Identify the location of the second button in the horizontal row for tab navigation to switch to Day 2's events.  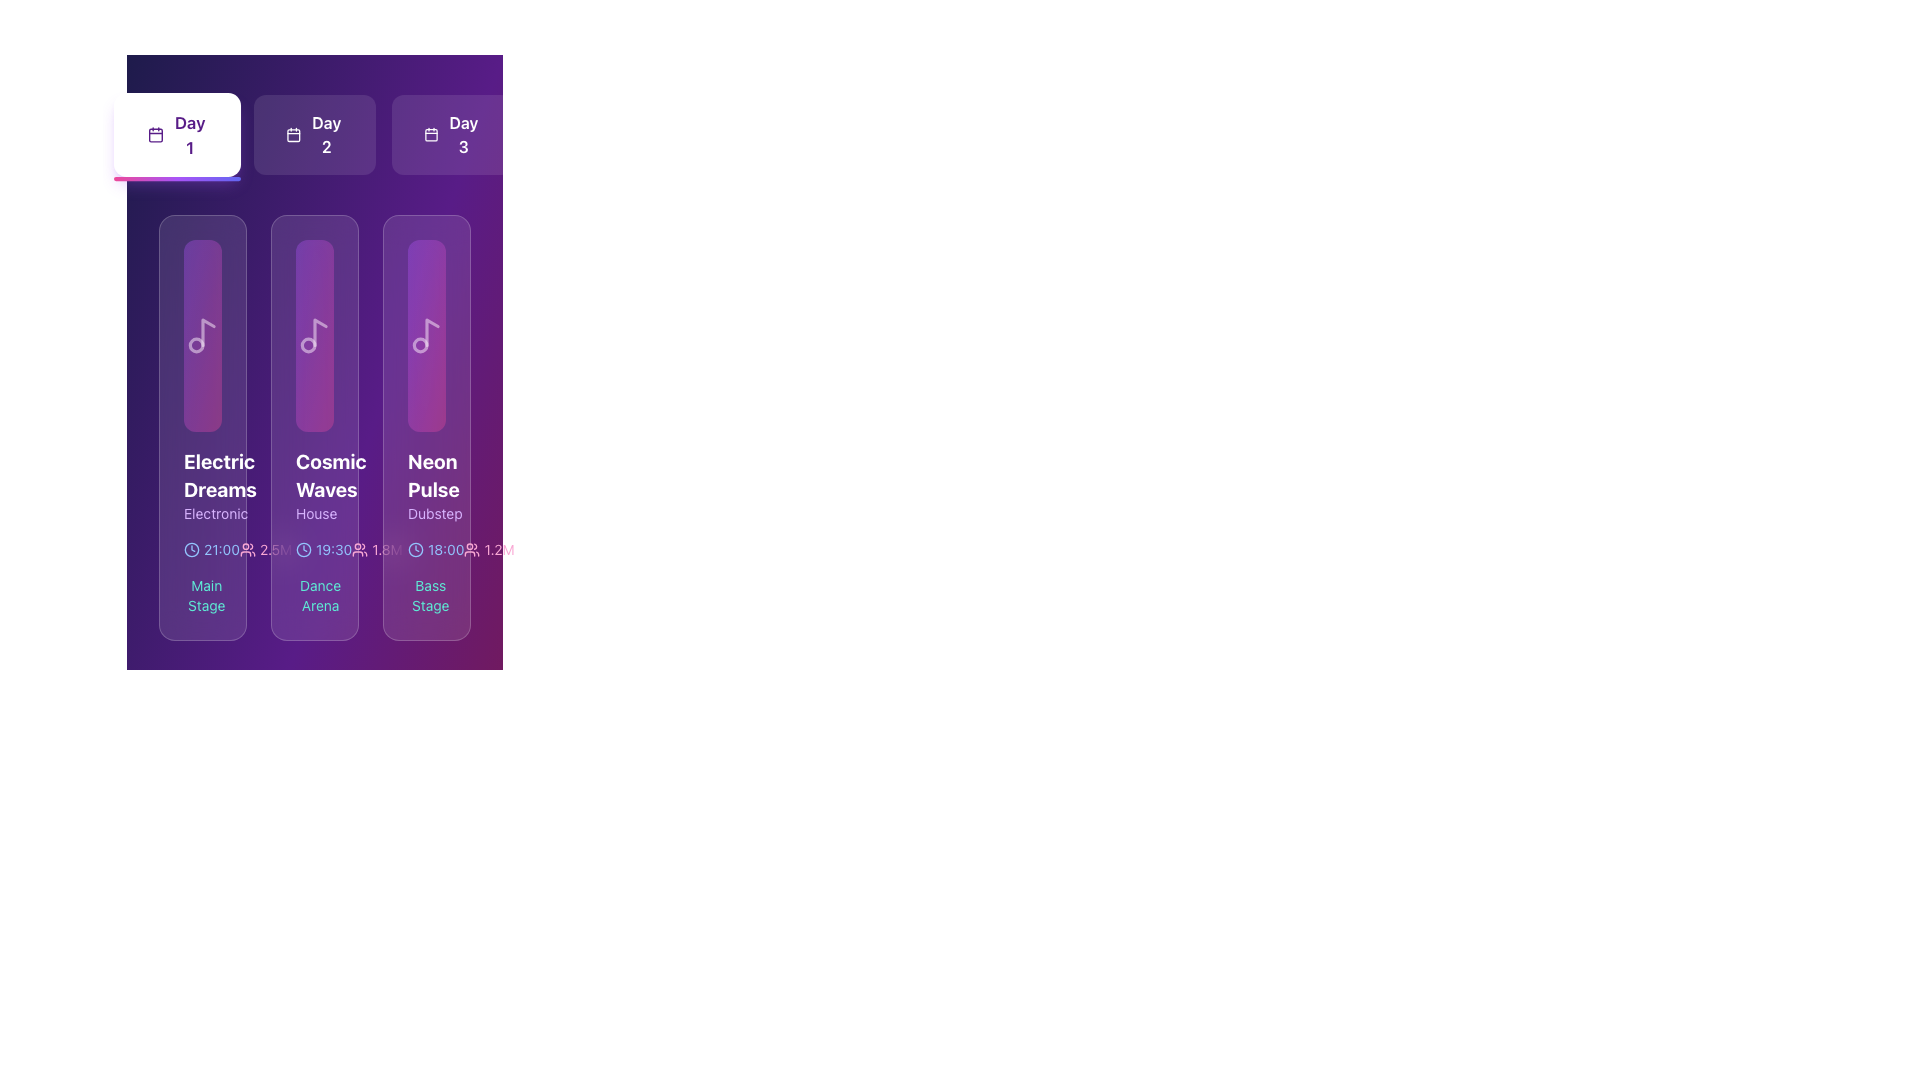
(314, 135).